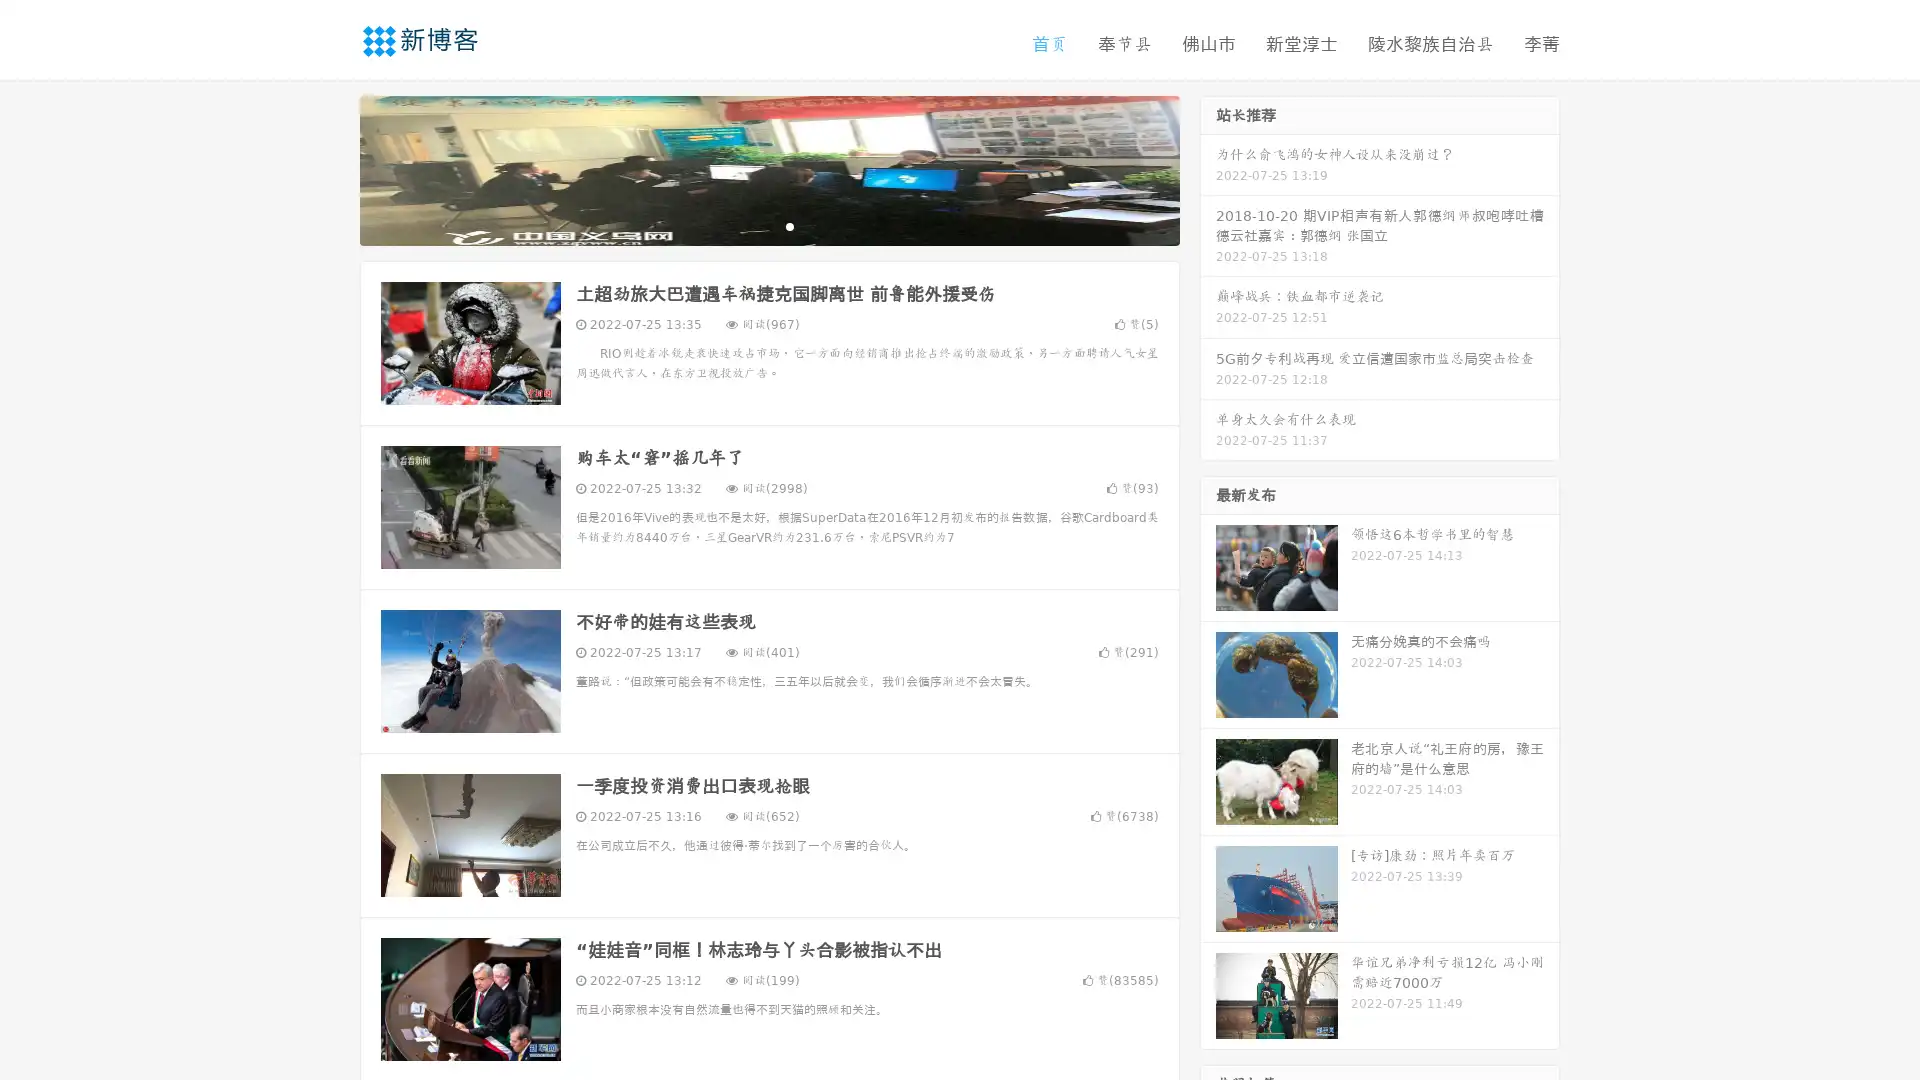 The height and width of the screenshot is (1080, 1920). Describe the element at coordinates (748, 225) in the screenshot. I see `Go to slide 1` at that location.